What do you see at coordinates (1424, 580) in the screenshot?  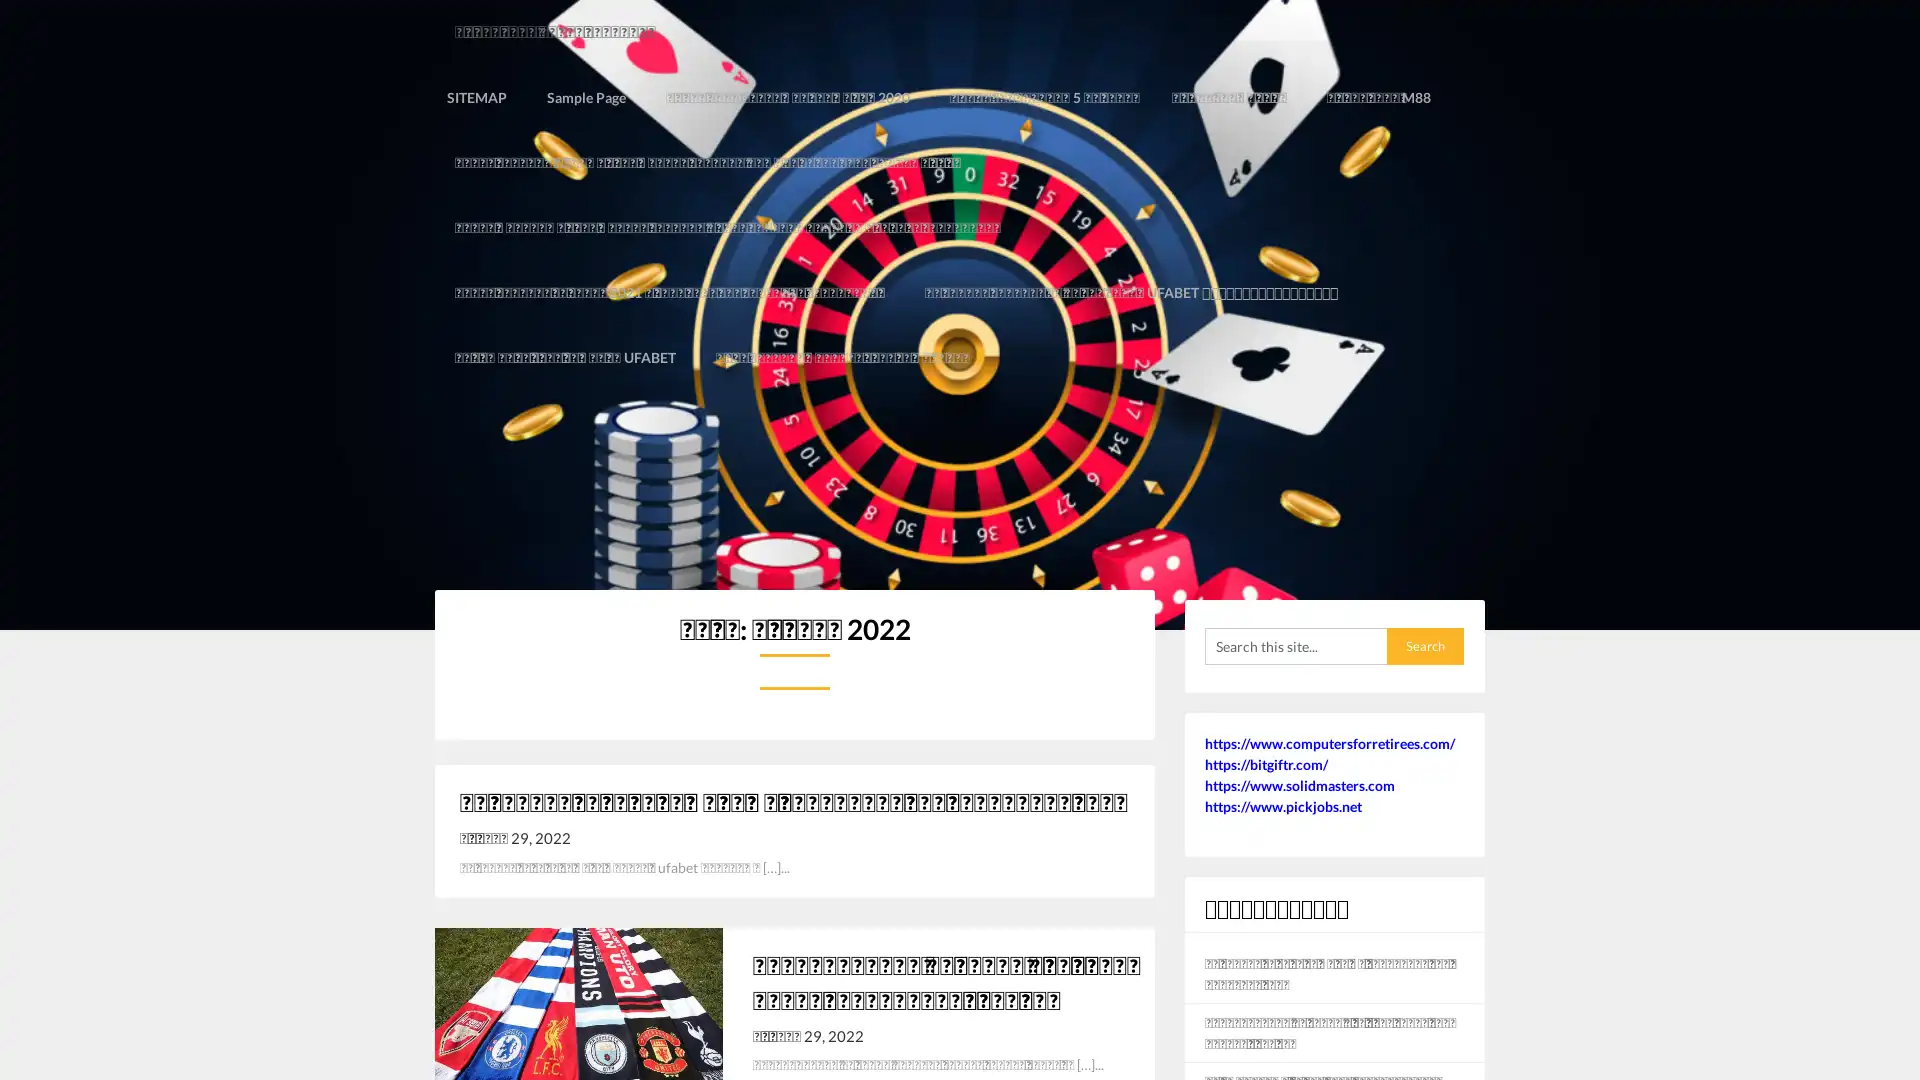 I see `Search` at bounding box center [1424, 580].